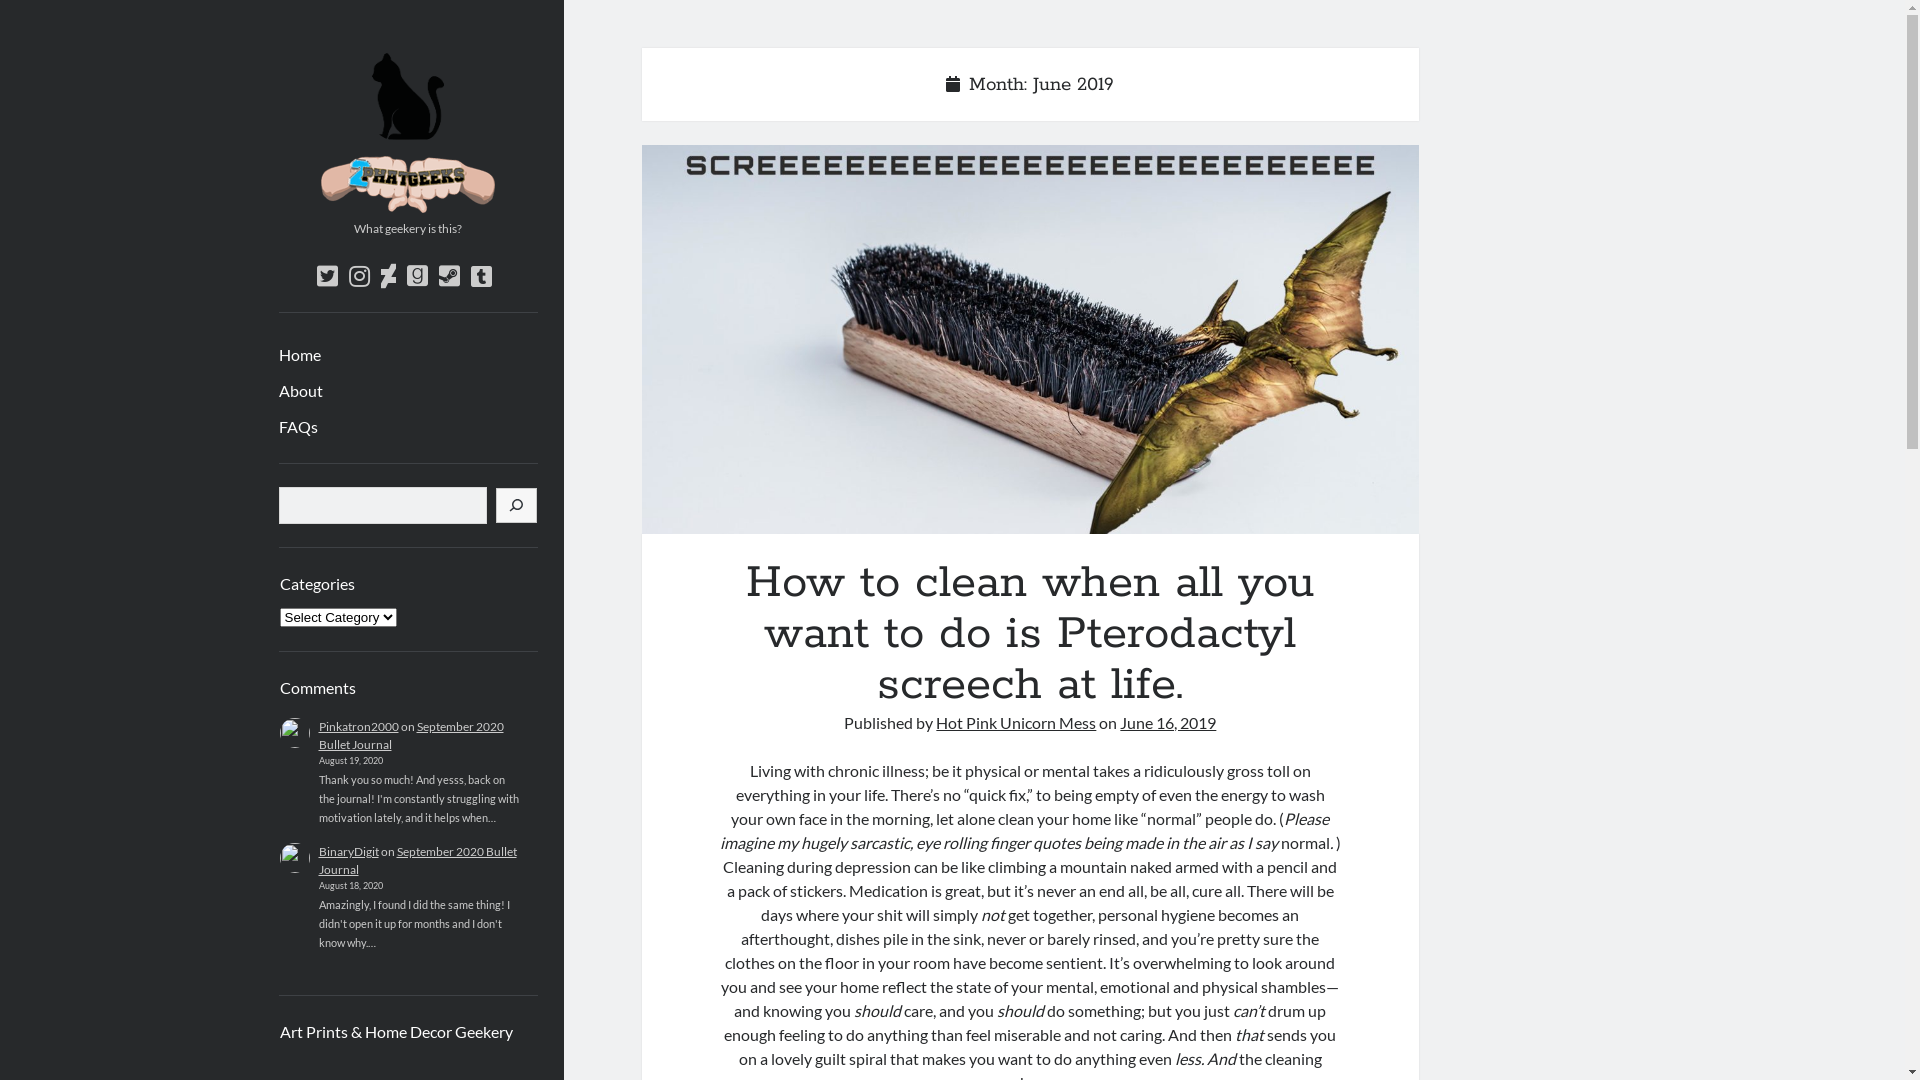 The height and width of the screenshot is (1080, 1920). What do you see at coordinates (326, 276) in the screenshot?
I see `'twitter'` at bounding box center [326, 276].